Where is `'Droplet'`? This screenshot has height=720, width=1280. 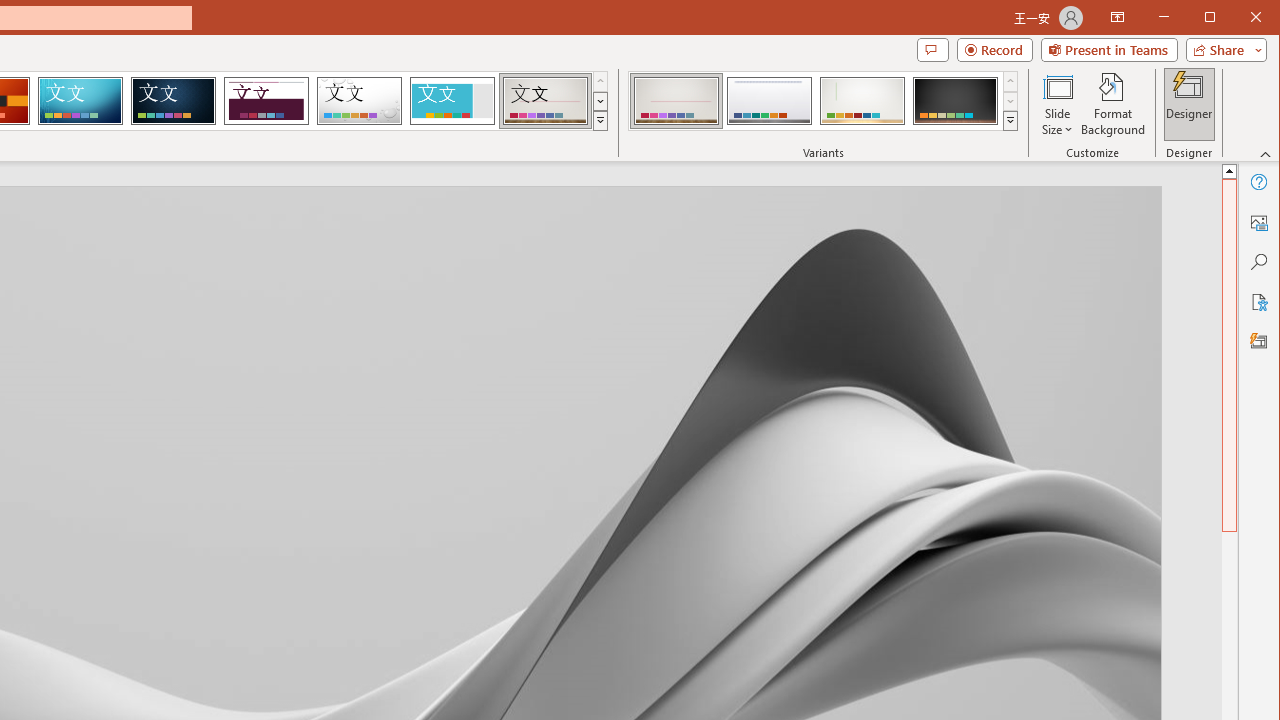
'Droplet' is located at coordinates (359, 100).